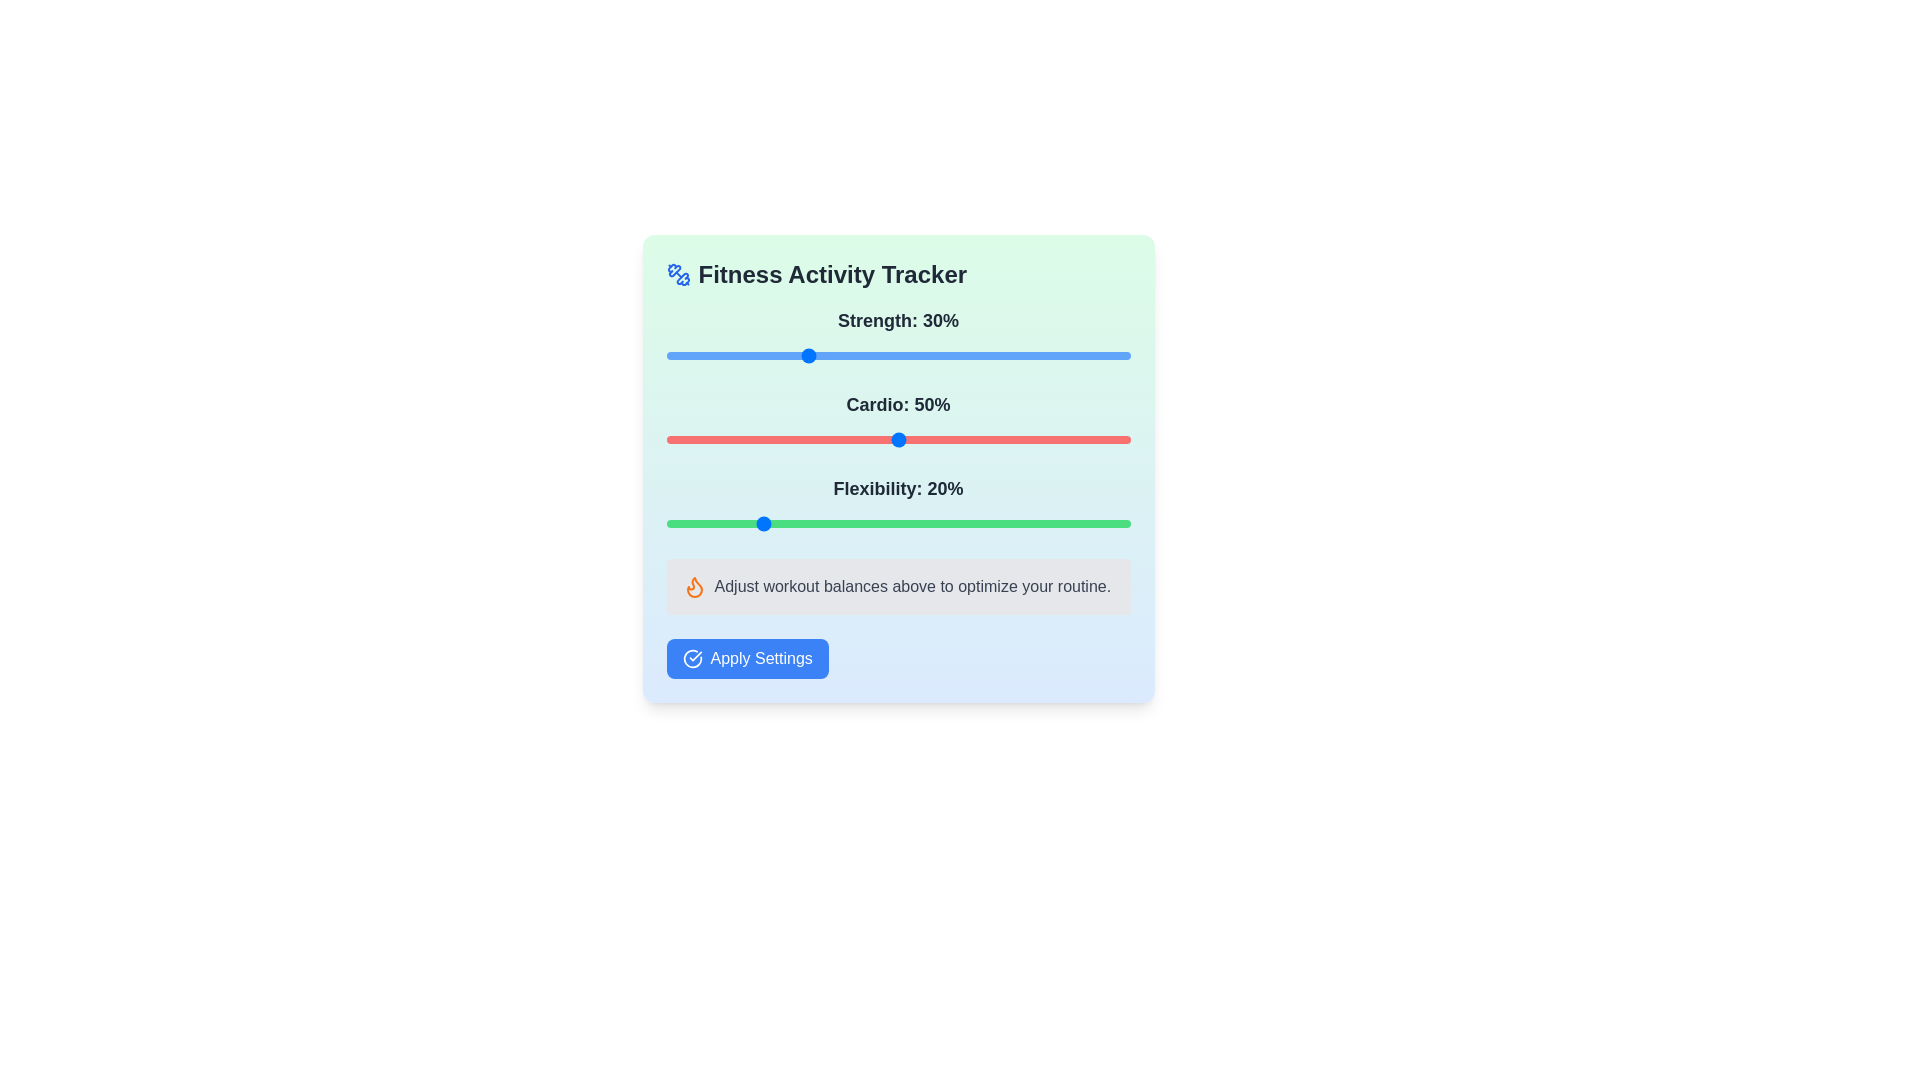 Image resolution: width=1920 pixels, height=1080 pixels. Describe the element at coordinates (692, 659) in the screenshot. I see `the confirmation icon located to the left of the 'Apply Settings' button at the bottom of the Fitness Activity Tracker interface` at that location.